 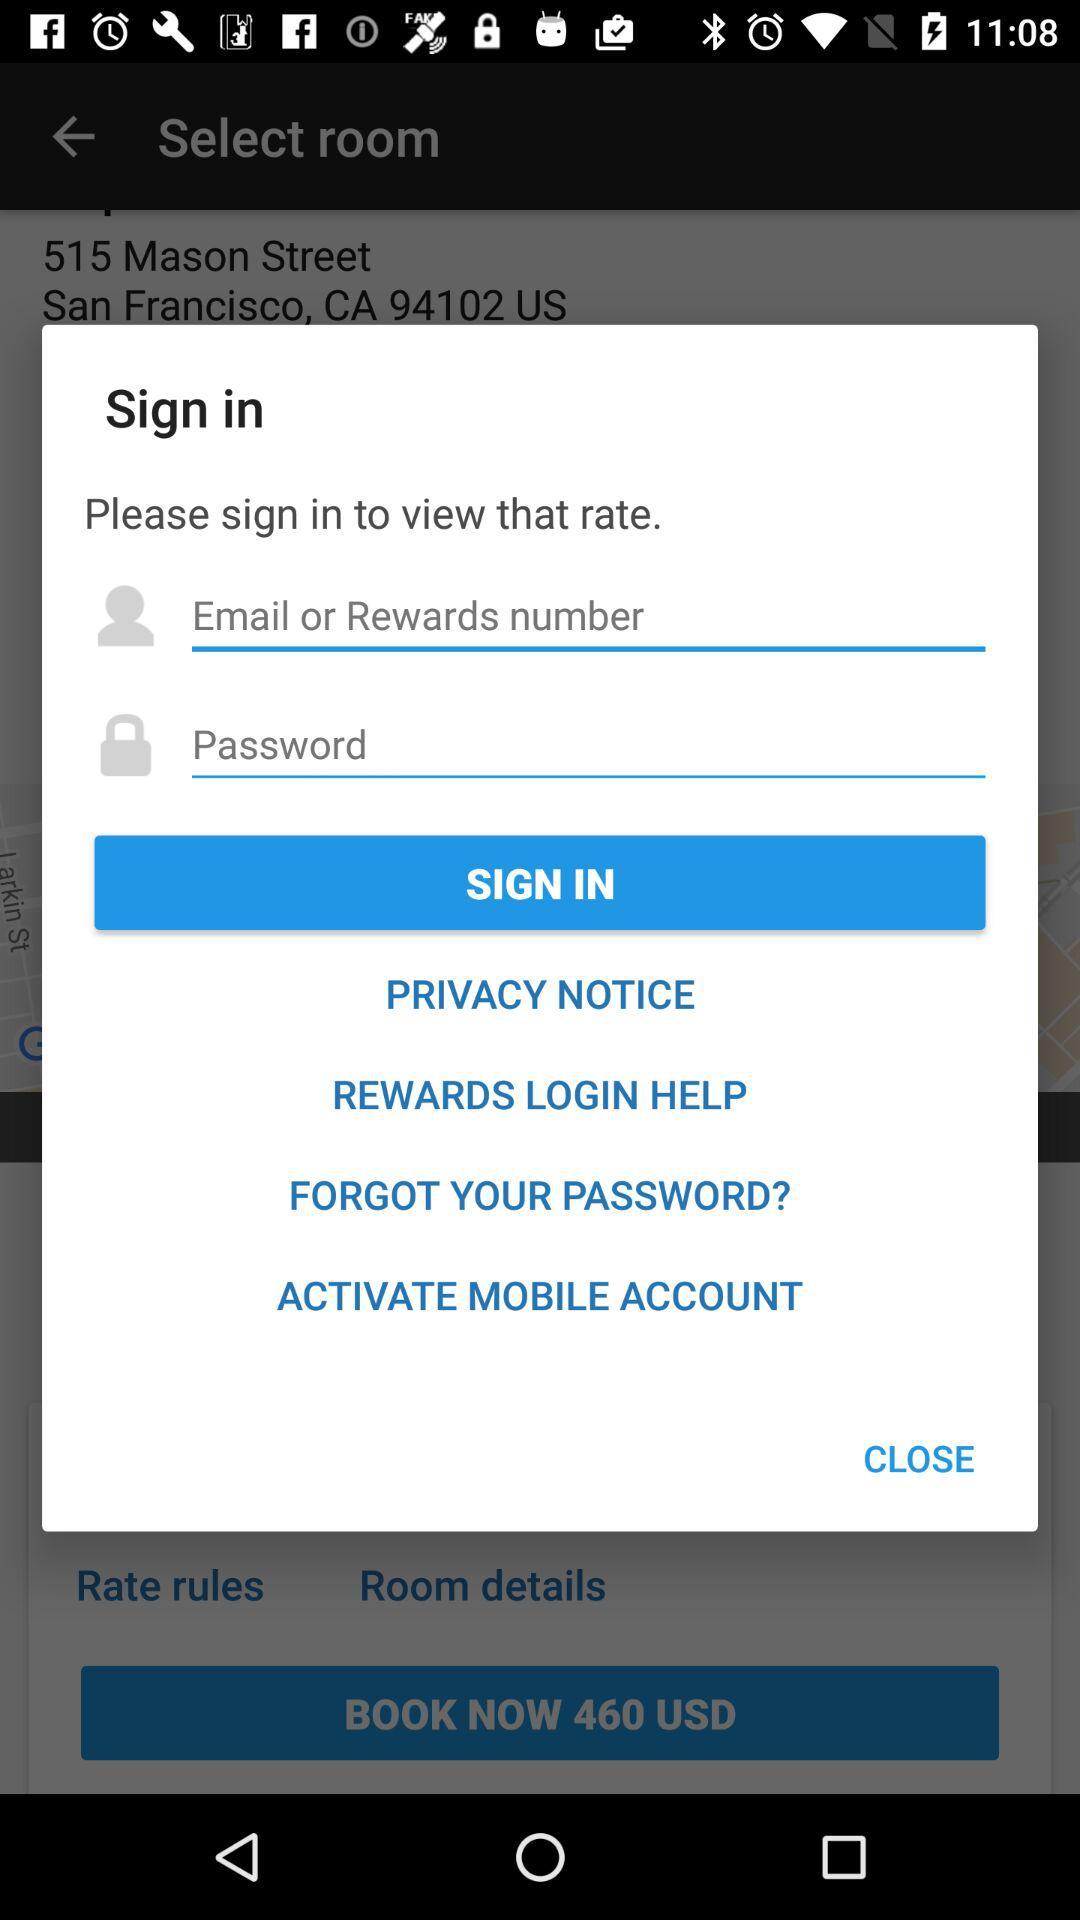 What do you see at coordinates (540, 1294) in the screenshot?
I see `activate mobile account icon` at bounding box center [540, 1294].